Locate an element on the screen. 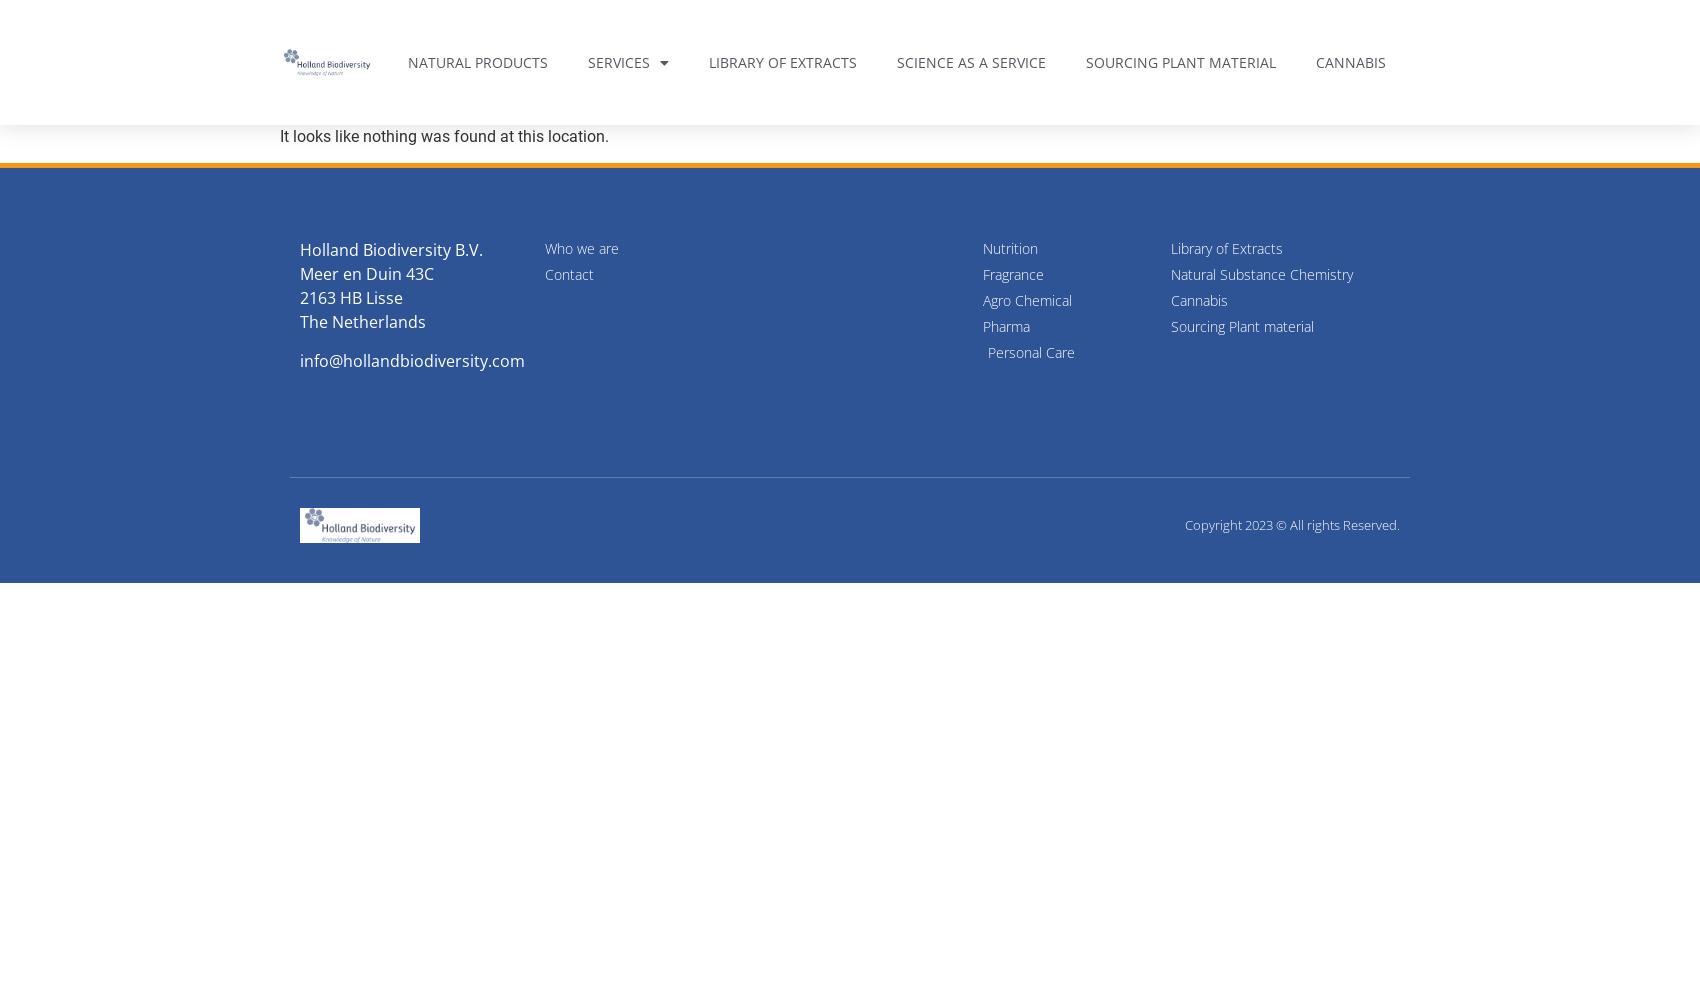 The width and height of the screenshot is (1700, 1000). 'It looks like nothing was found at this location.' is located at coordinates (444, 136).